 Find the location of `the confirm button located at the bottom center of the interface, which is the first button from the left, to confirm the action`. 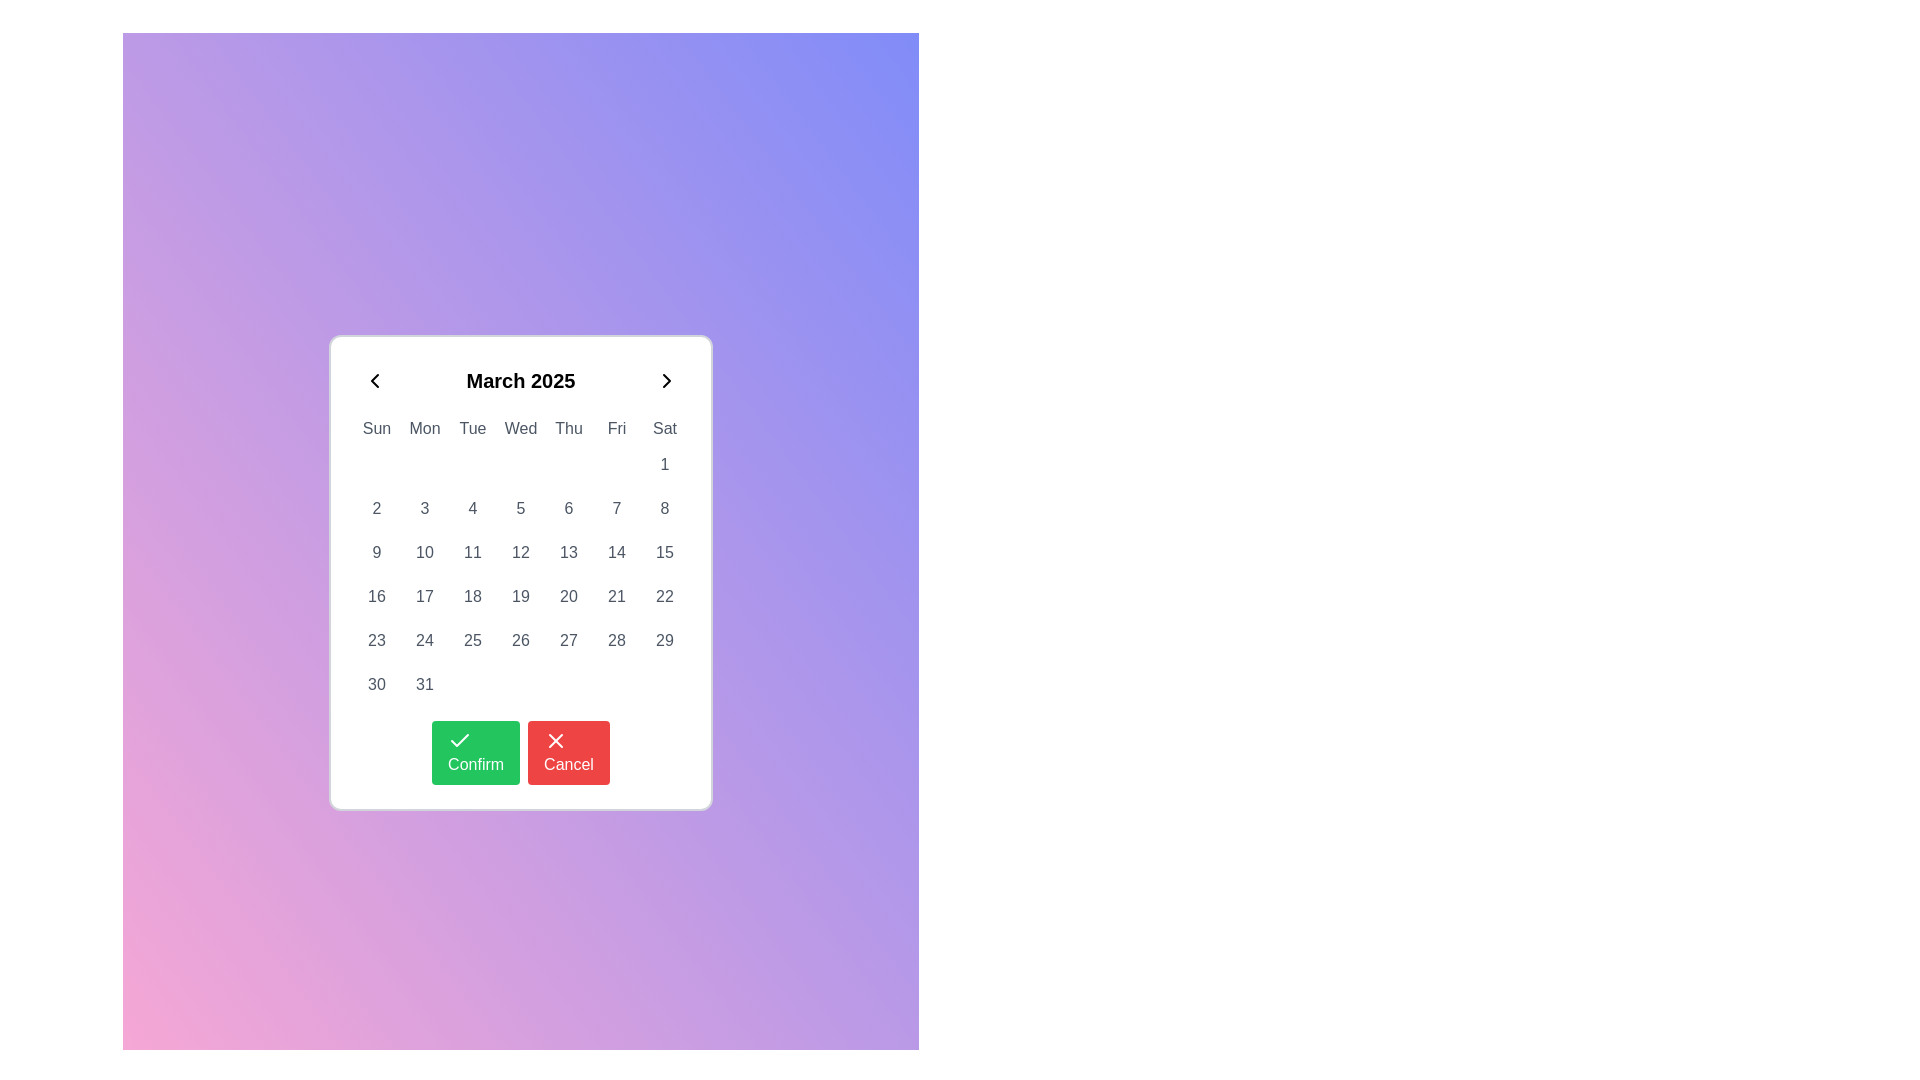

the confirm button located at the bottom center of the interface, which is the first button from the left, to confirm the action is located at coordinates (475, 752).